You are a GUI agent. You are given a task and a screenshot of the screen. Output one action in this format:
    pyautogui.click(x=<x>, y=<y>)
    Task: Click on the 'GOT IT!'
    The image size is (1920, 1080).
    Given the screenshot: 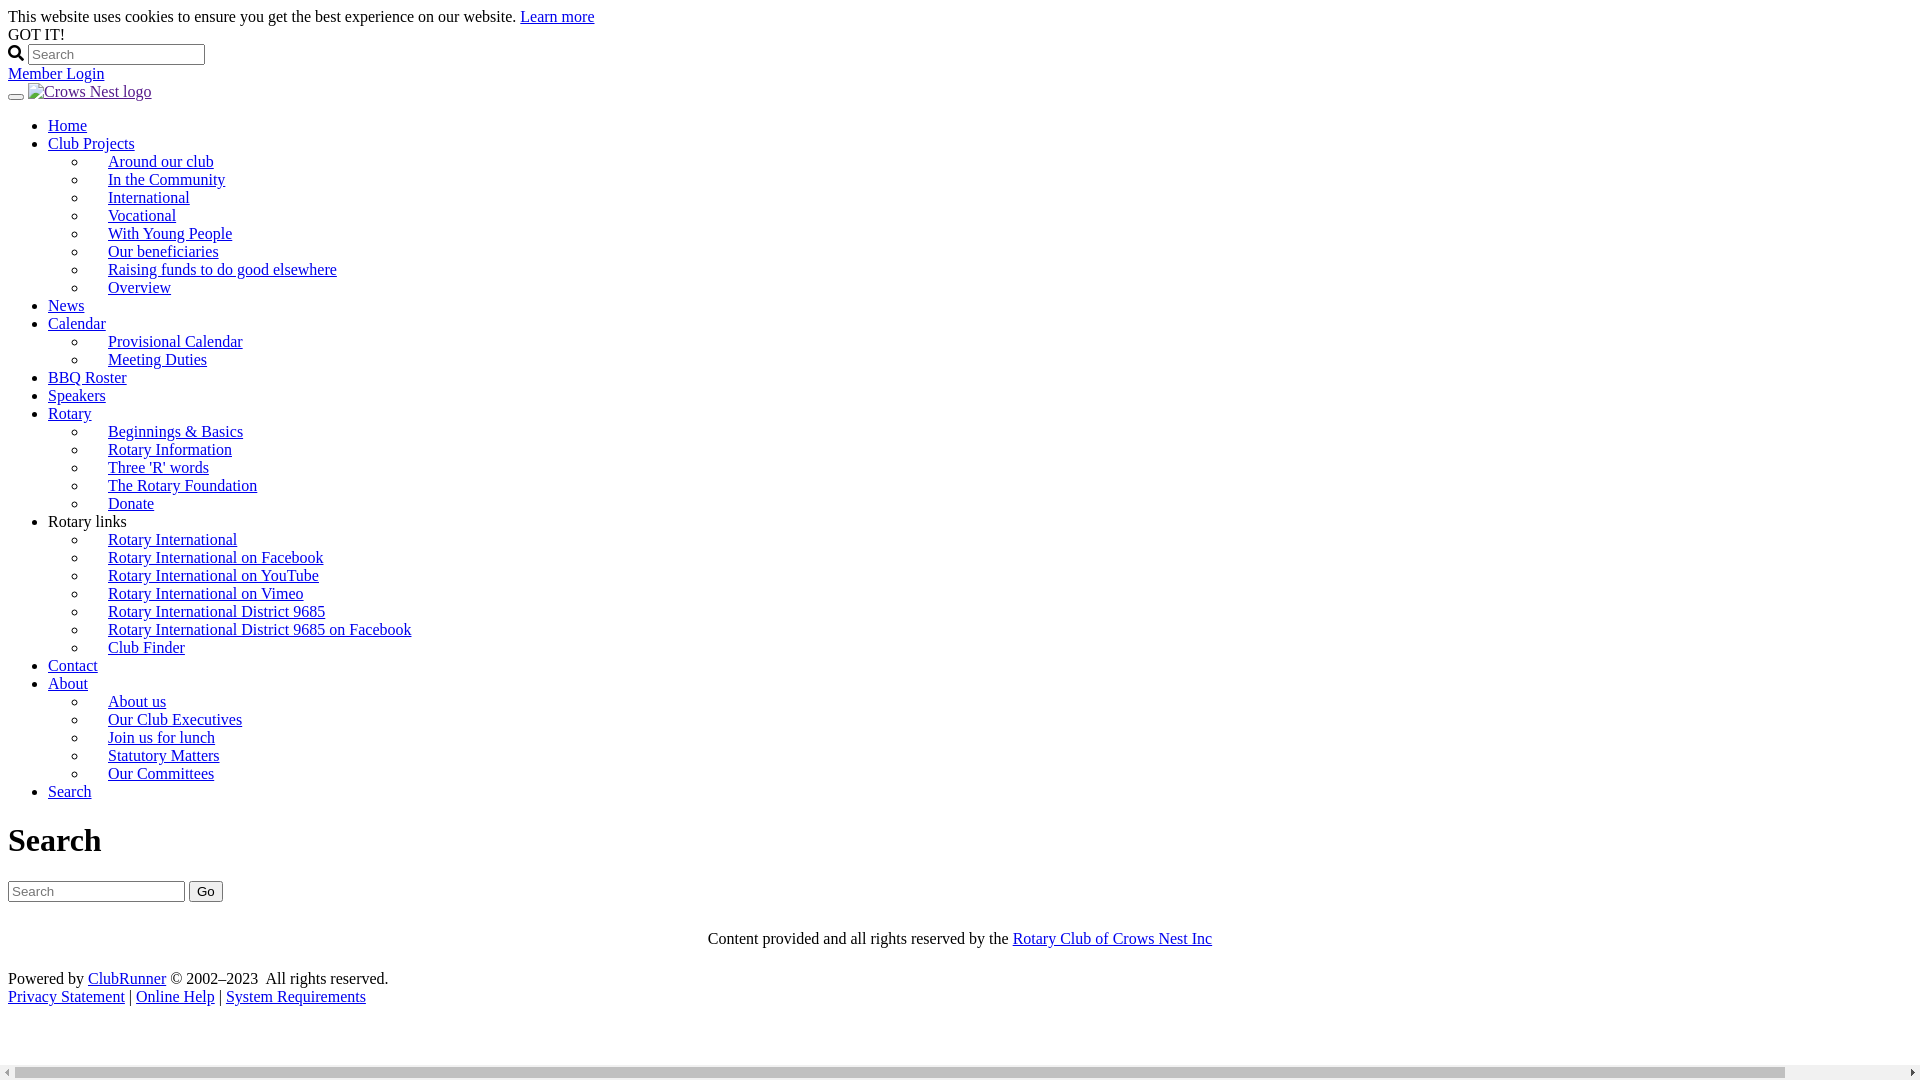 What is the action you would take?
    pyautogui.click(x=36, y=34)
    